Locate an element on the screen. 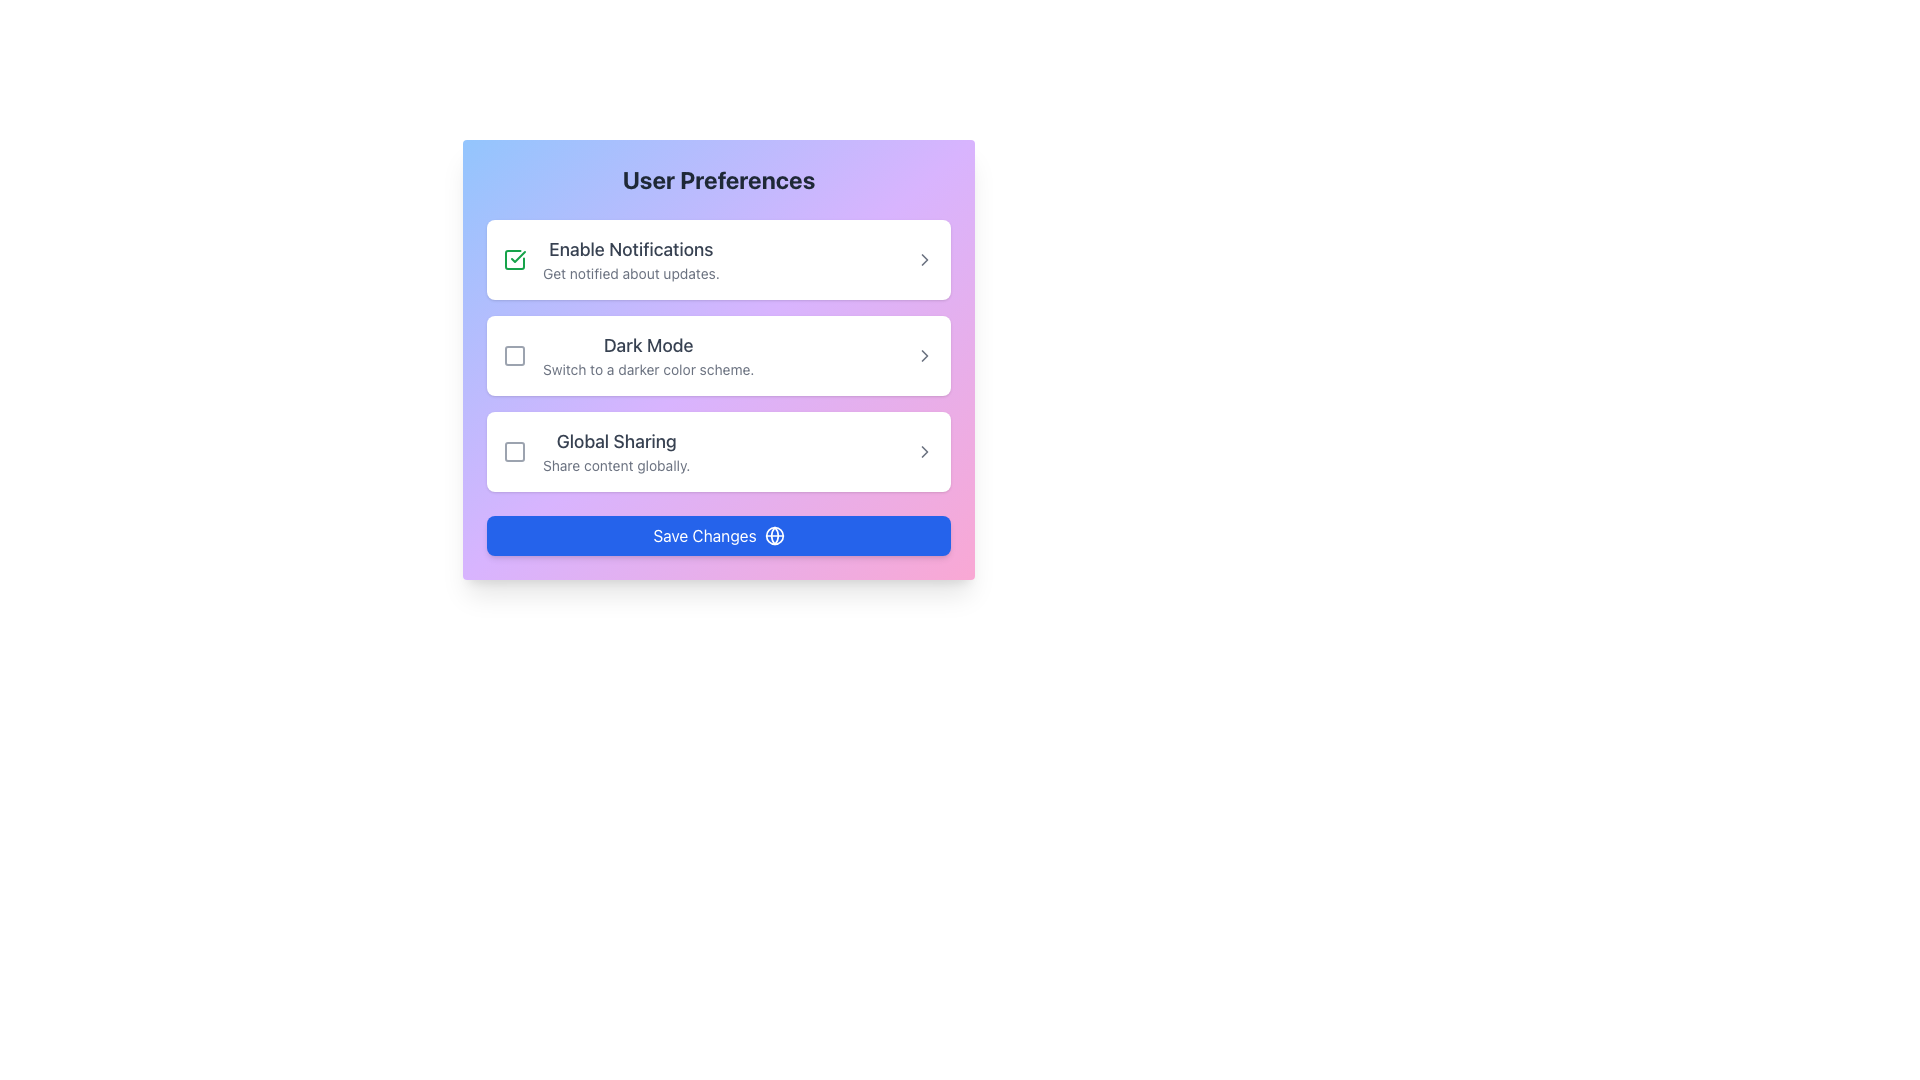 The image size is (1920, 1080). the static text that provides a description for the 'Dark Mode' toggle option, located directly underneath the 'Dark Mode' heading is located at coordinates (648, 370).